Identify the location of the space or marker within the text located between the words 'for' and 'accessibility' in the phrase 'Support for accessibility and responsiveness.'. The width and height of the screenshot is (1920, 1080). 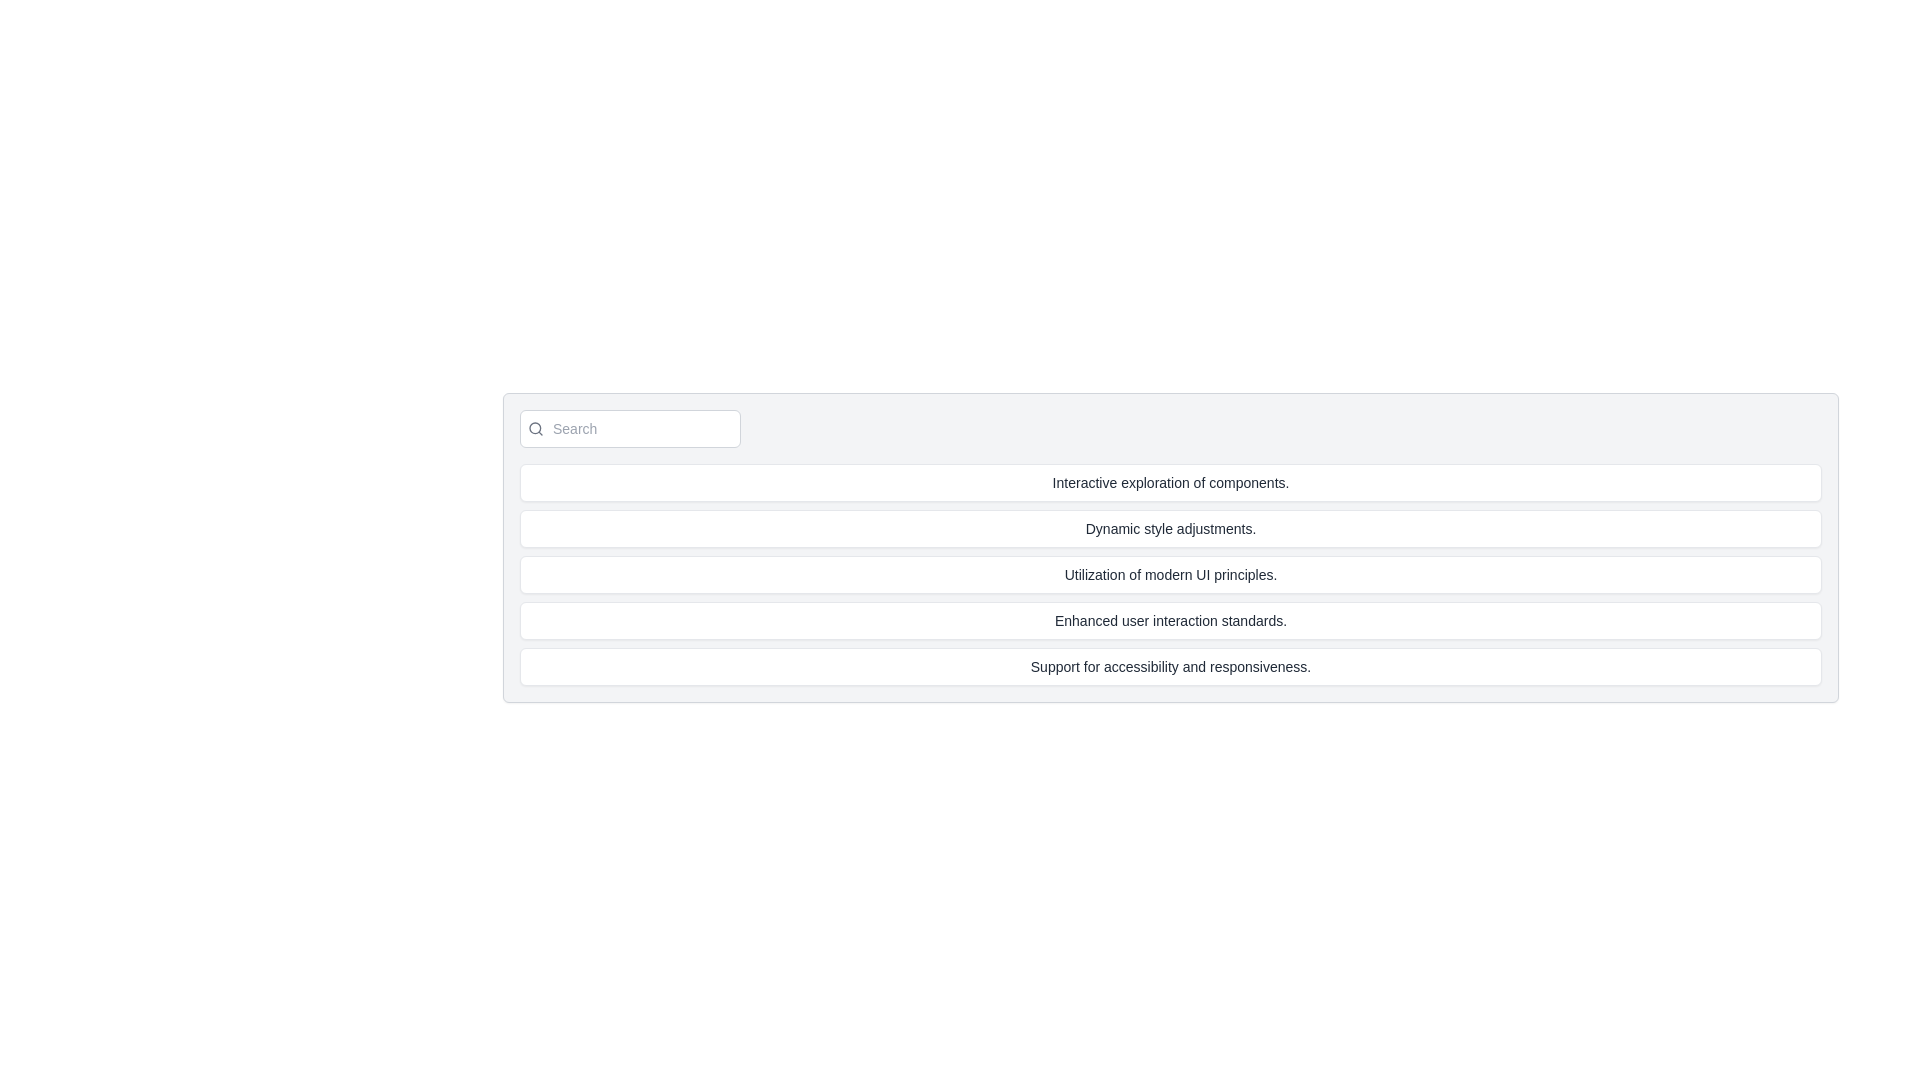
(1101, 667).